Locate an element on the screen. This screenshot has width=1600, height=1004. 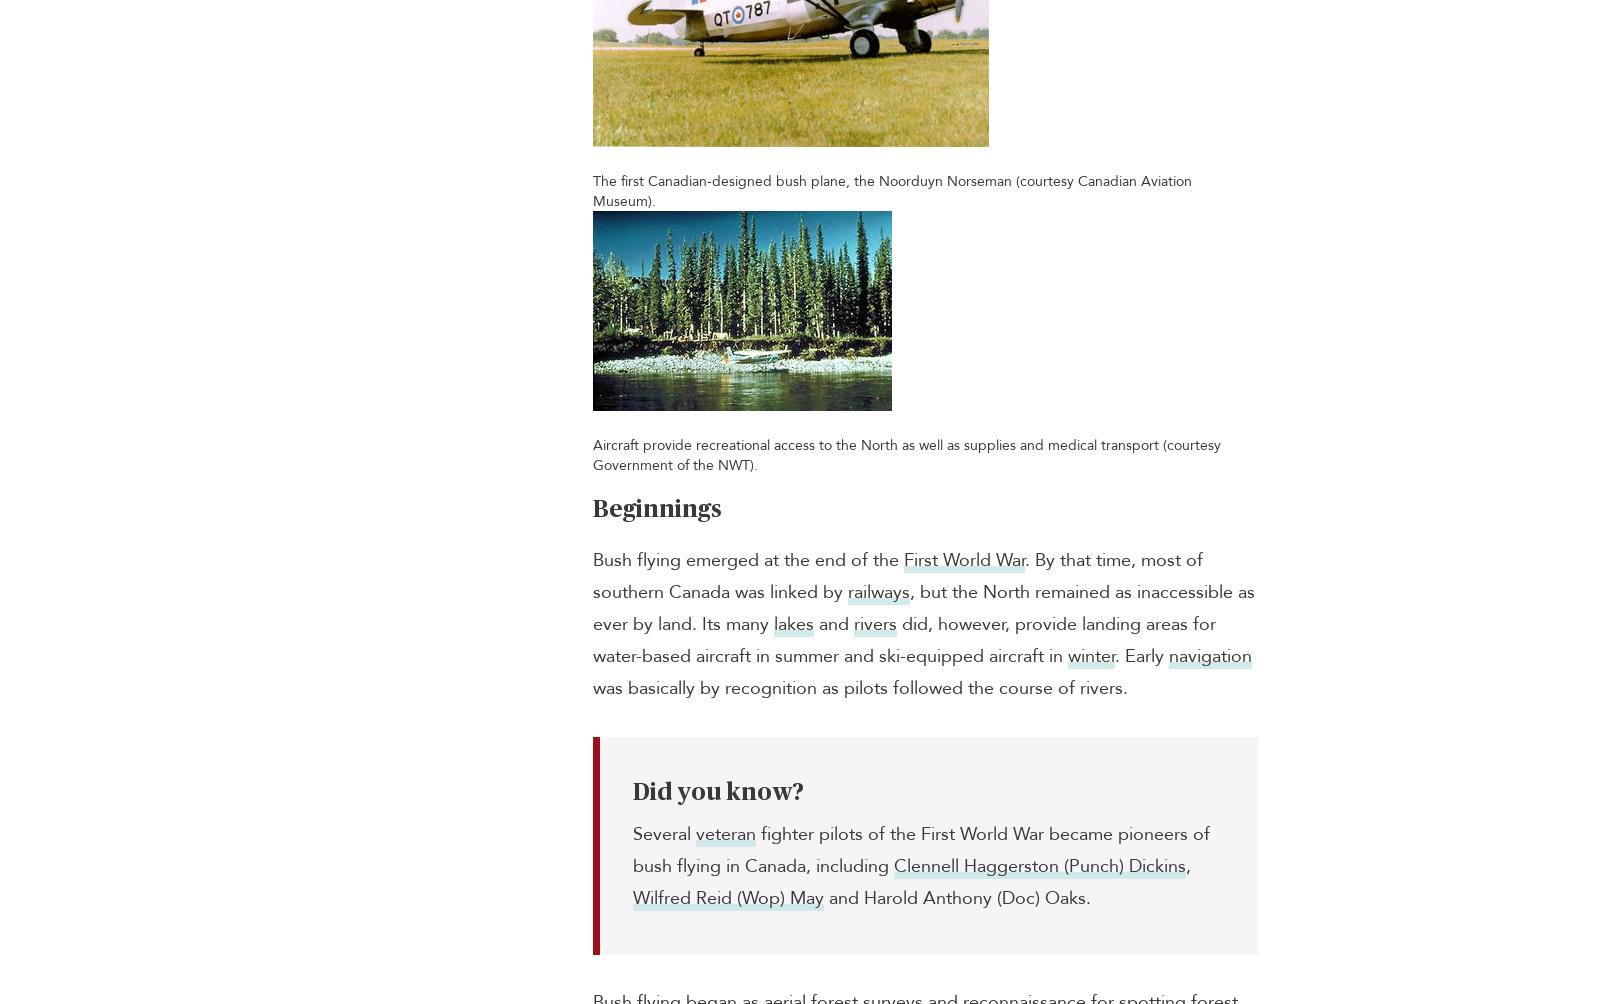
'Carlyle Clare Agar' is located at coordinates (409, 355).